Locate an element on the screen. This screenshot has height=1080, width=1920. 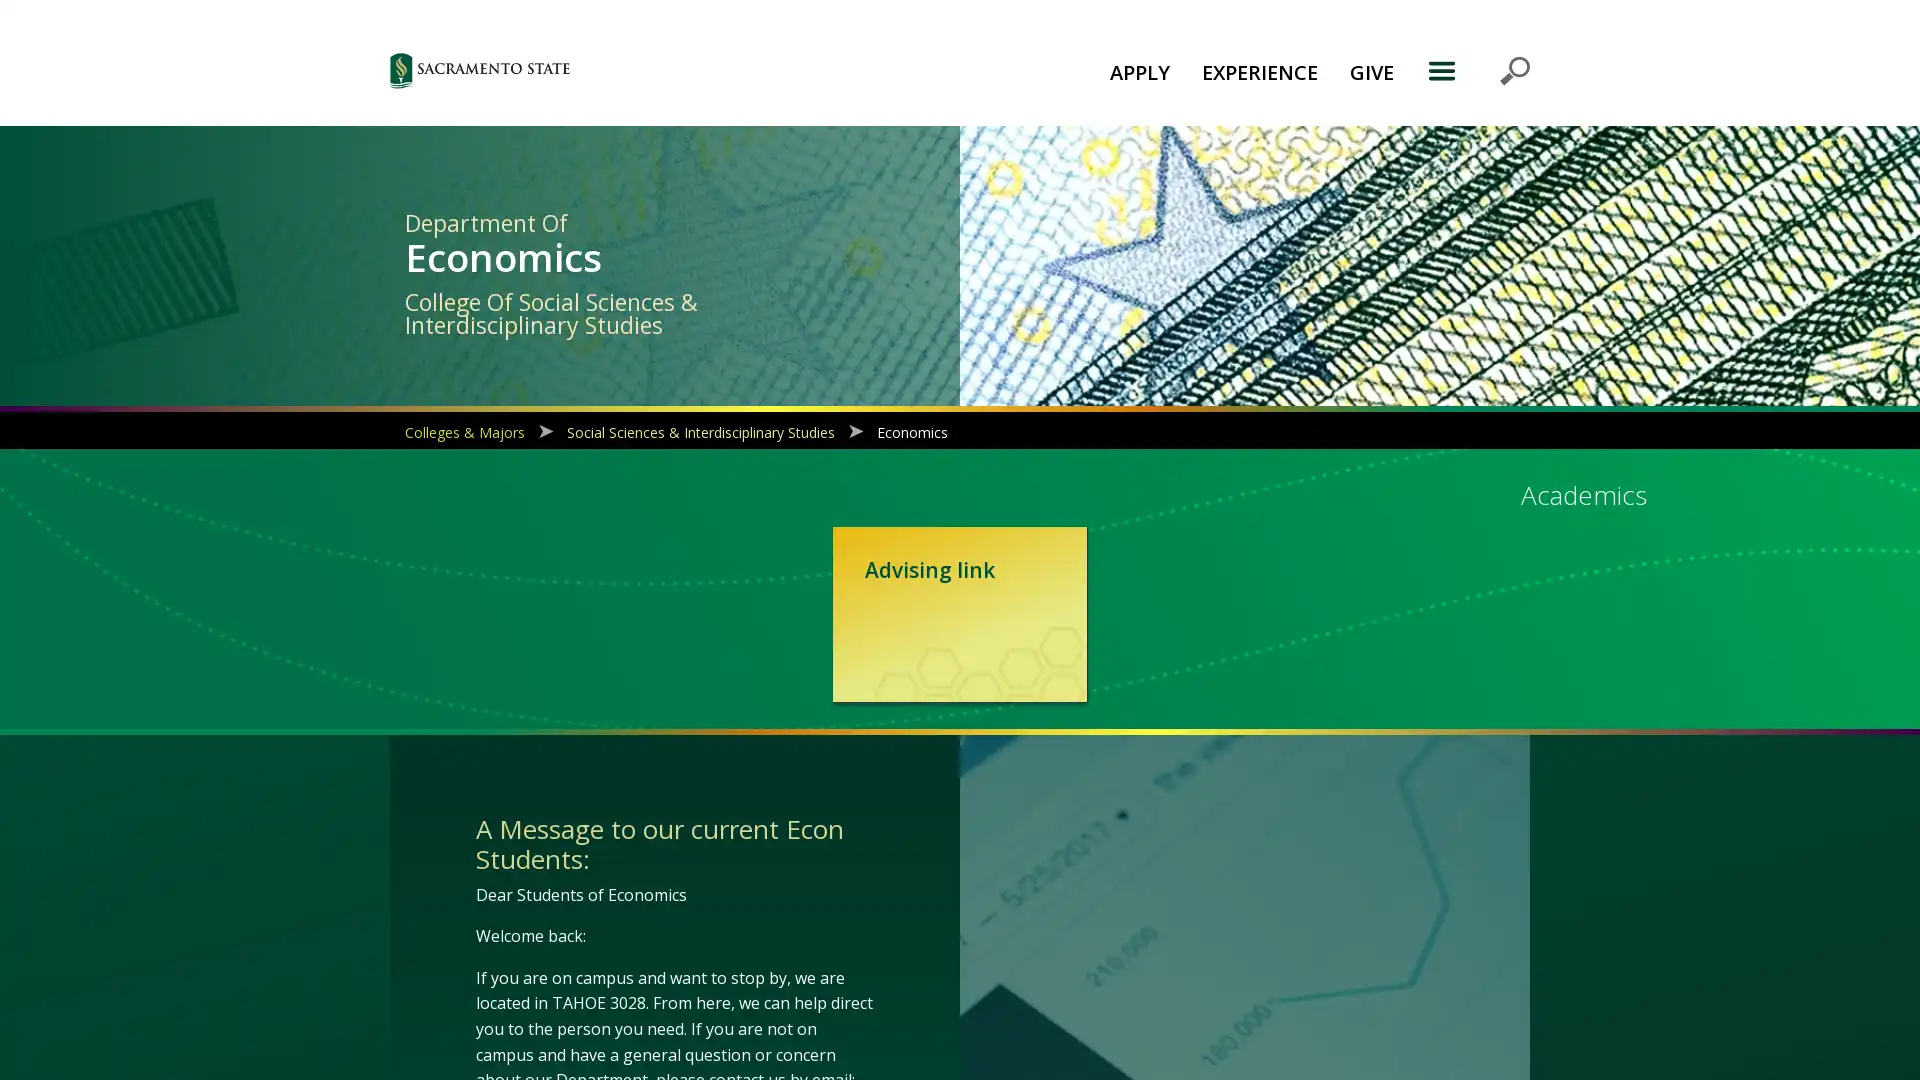
Sac State logo is located at coordinates (588, 69).